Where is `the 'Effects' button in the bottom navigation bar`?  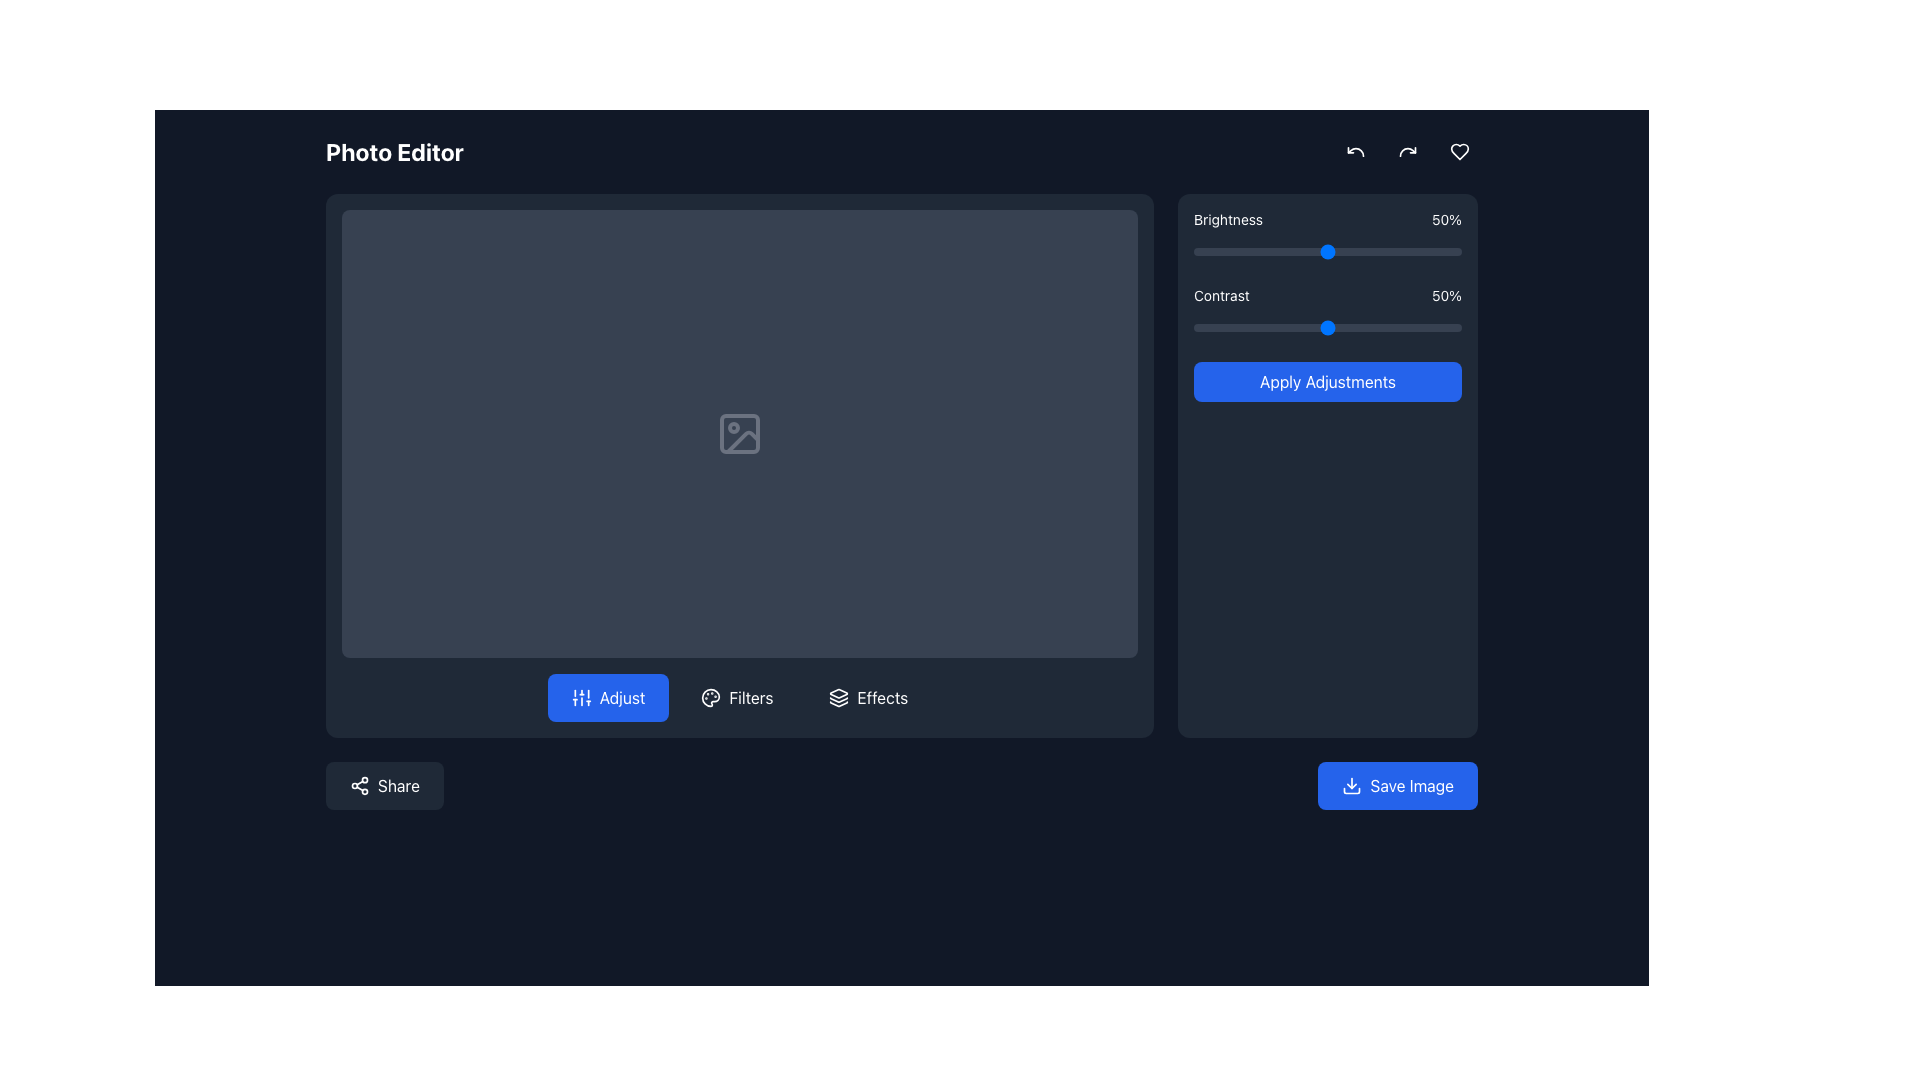 the 'Effects' button in the bottom navigation bar is located at coordinates (881, 696).